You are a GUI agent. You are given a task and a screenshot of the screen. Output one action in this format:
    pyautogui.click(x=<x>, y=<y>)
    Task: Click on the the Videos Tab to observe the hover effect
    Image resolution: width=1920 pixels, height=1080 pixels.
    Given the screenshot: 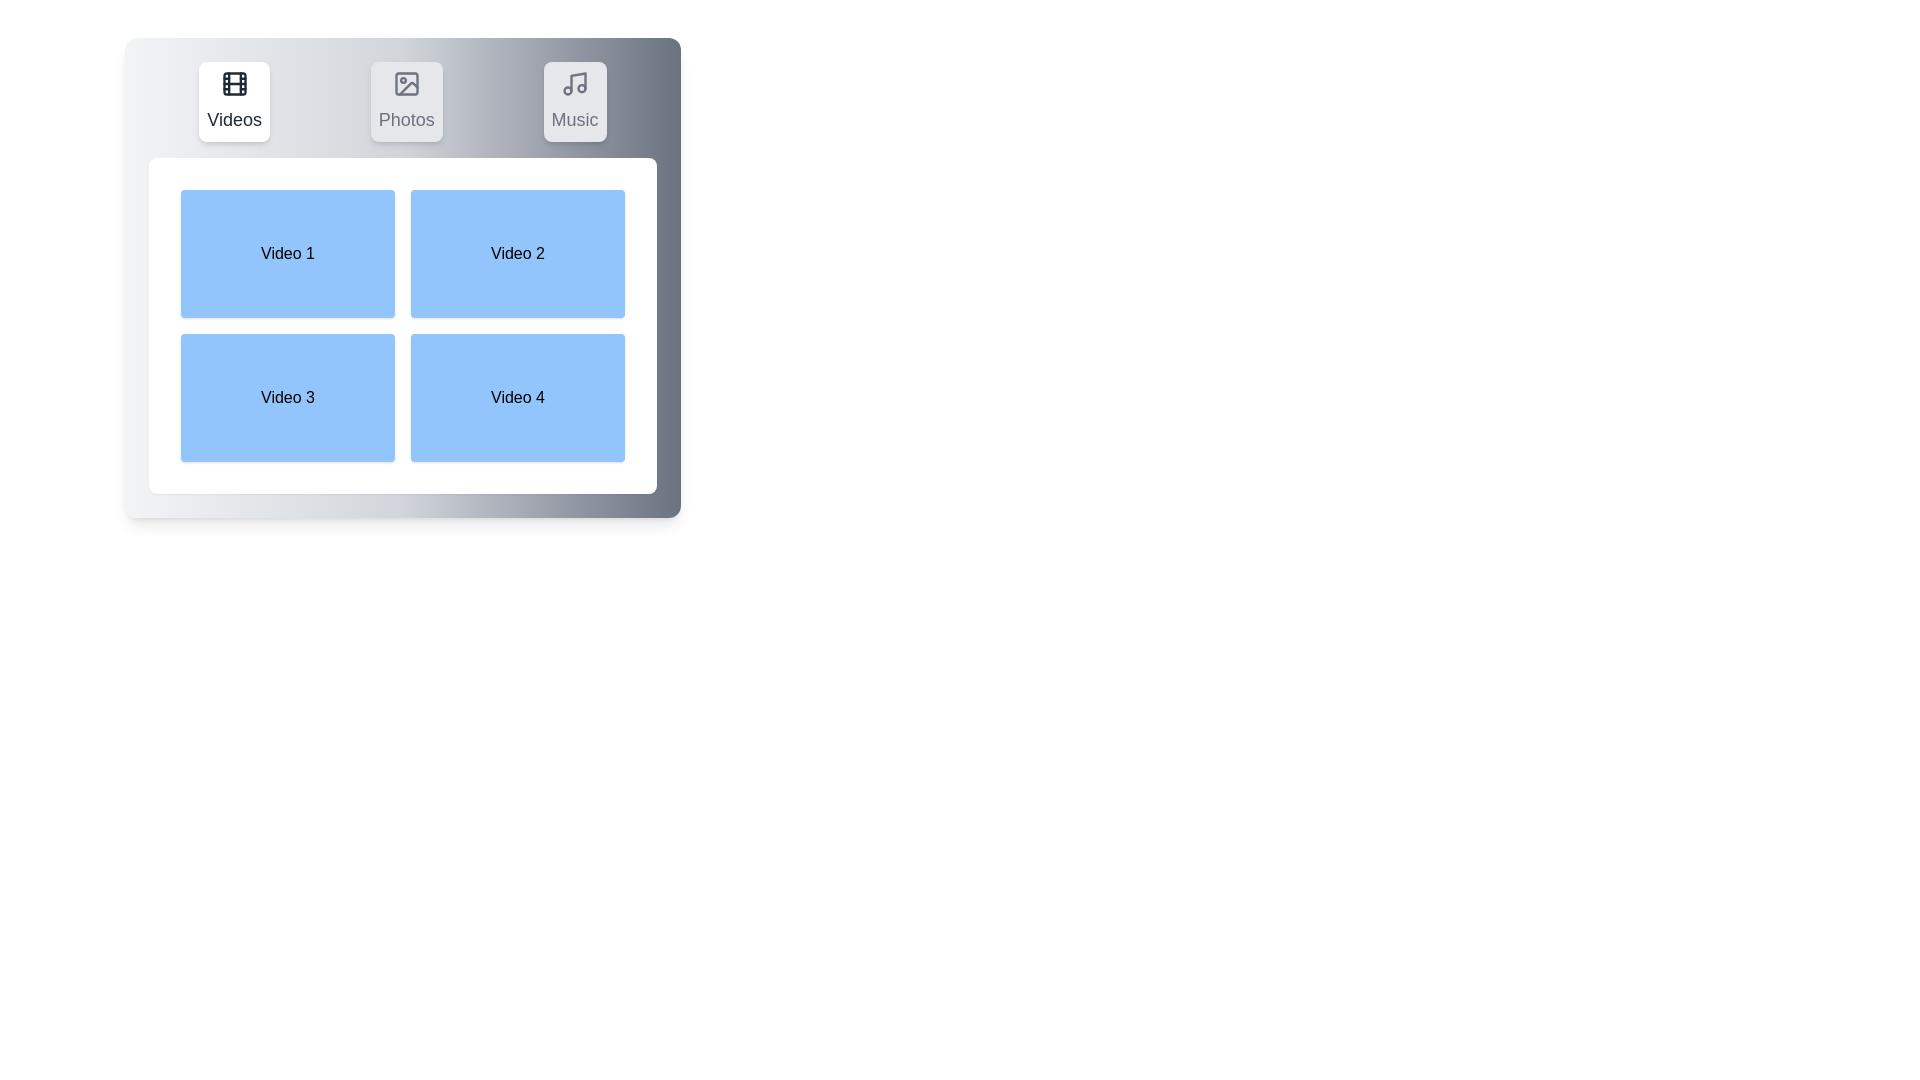 What is the action you would take?
    pyautogui.click(x=234, y=101)
    